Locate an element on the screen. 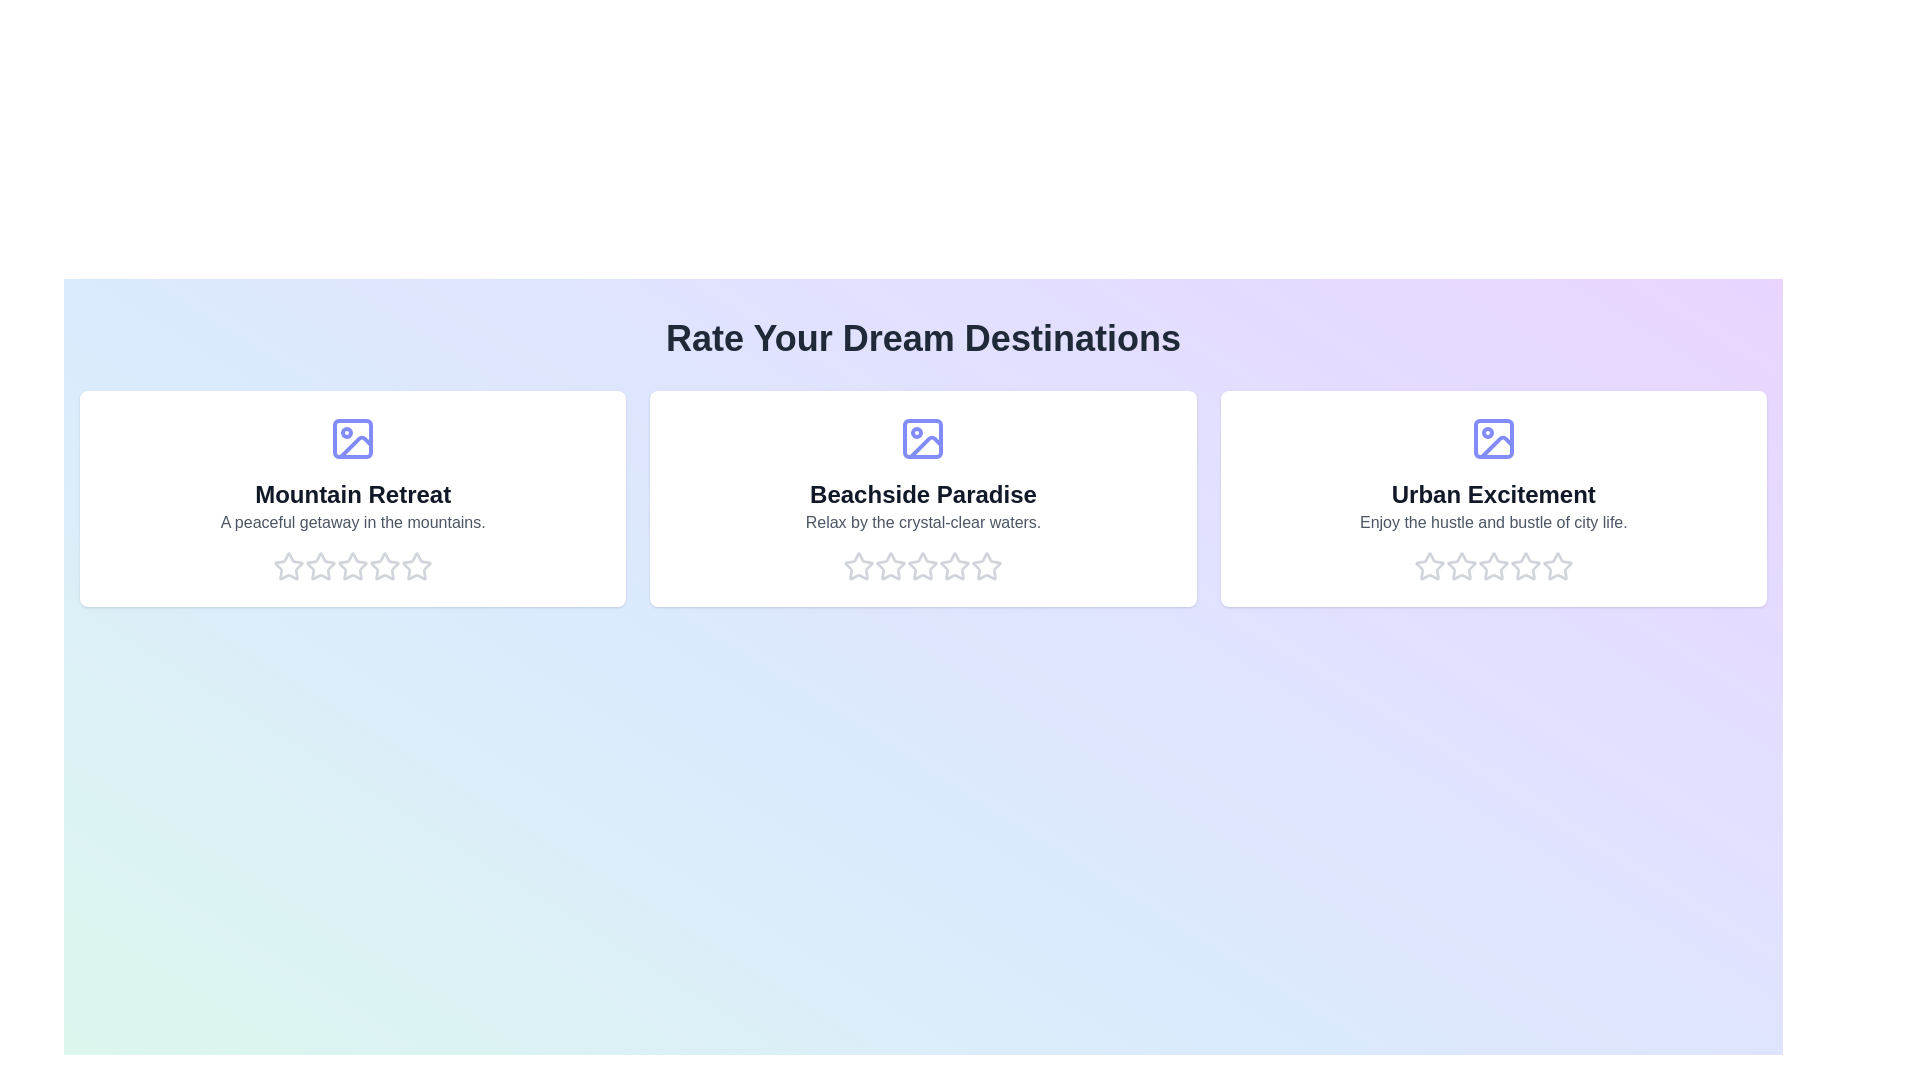 This screenshot has height=1080, width=1920. the rating for a destination to 3 stars is located at coordinates (353, 567).